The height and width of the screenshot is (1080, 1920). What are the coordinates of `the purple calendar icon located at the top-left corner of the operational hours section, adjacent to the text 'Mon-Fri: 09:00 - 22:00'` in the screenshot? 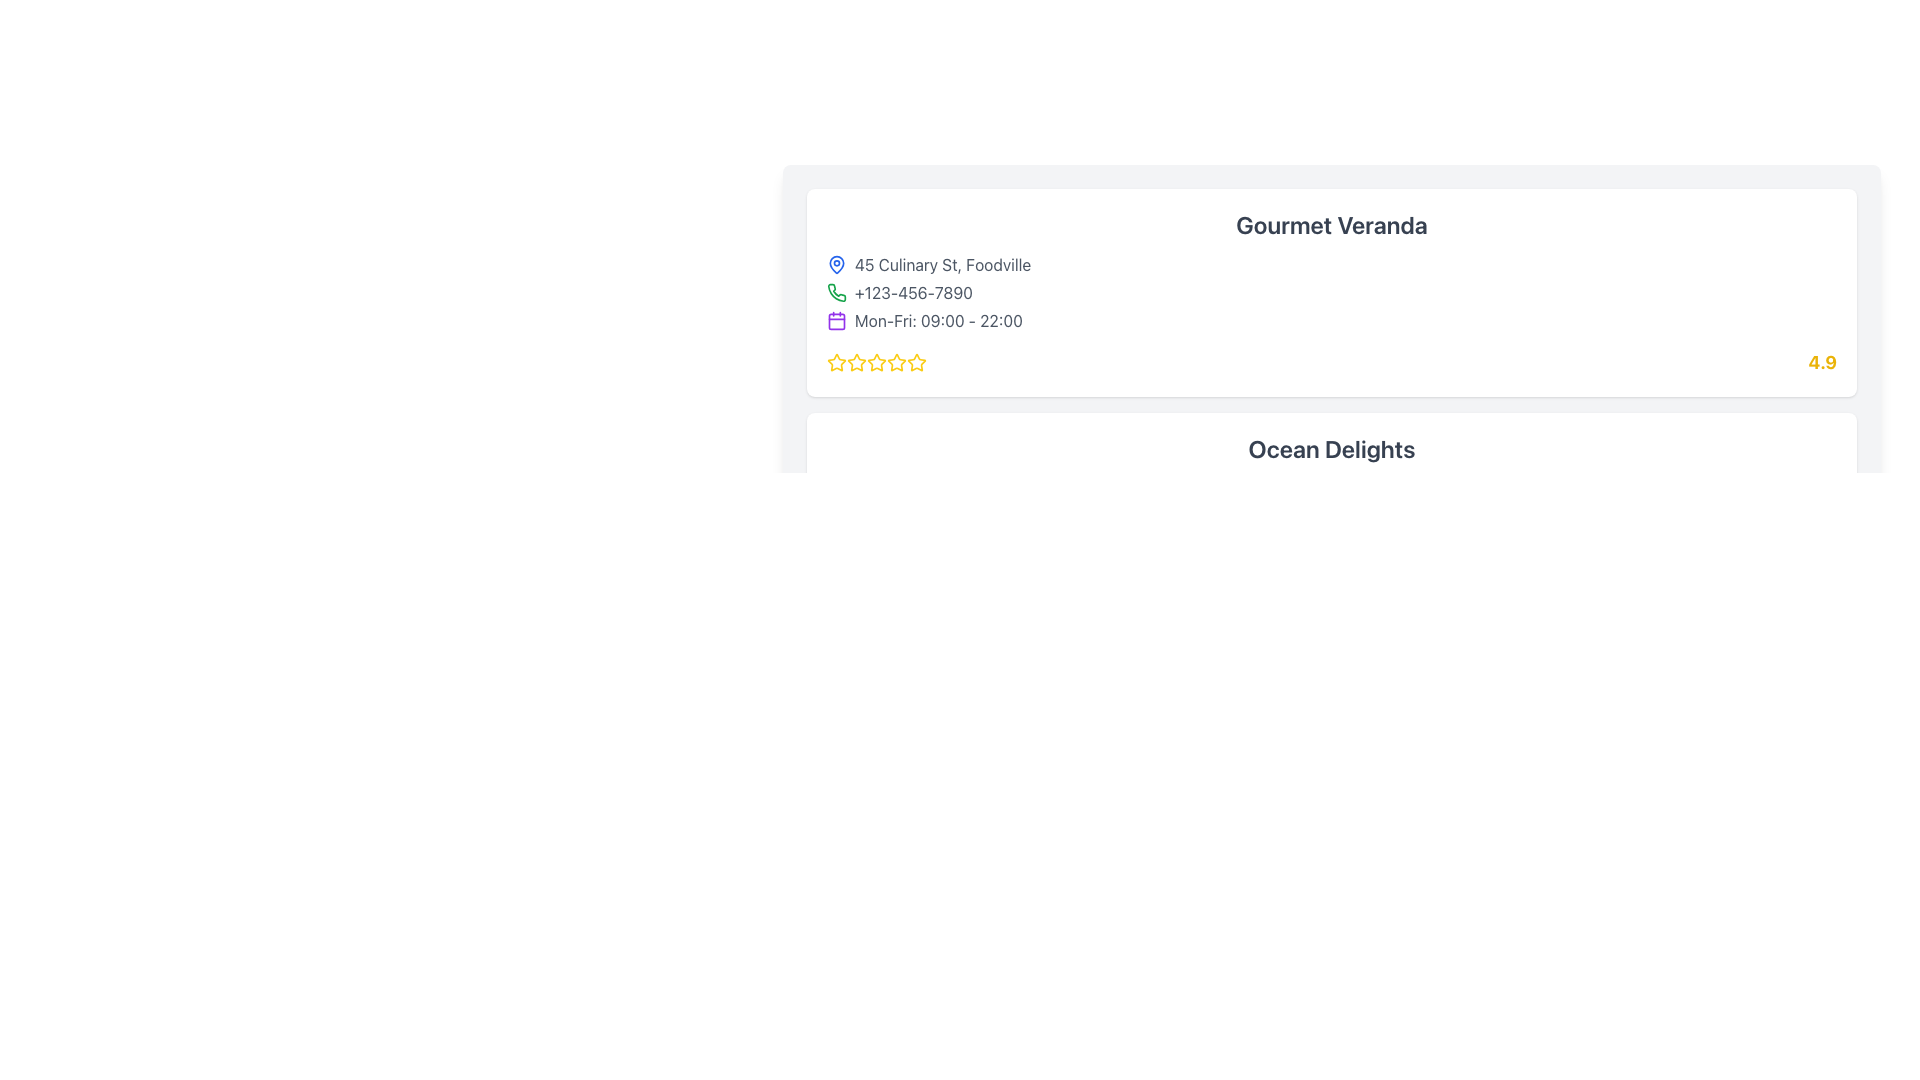 It's located at (836, 319).